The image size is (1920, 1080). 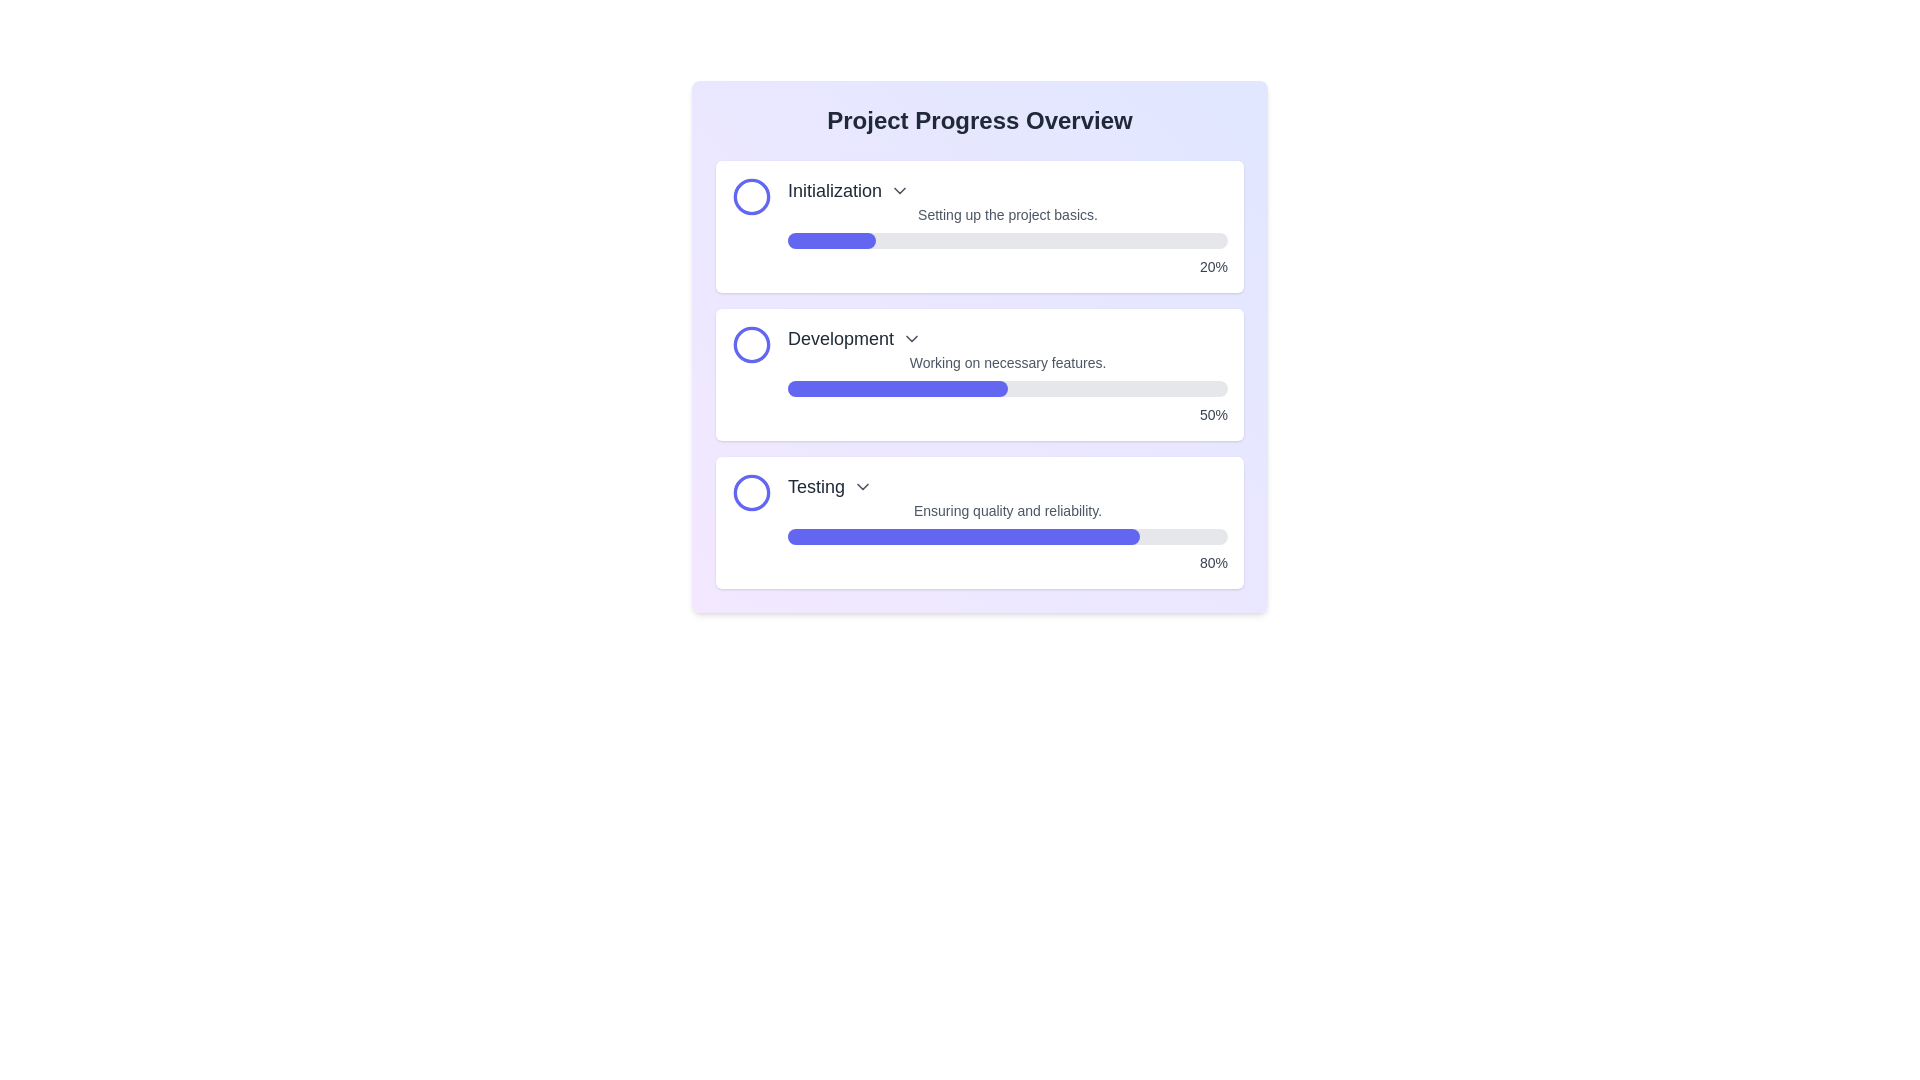 I want to click on the section label text that provides context to the user to initiate related actions or navigation, so click(x=816, y=486).